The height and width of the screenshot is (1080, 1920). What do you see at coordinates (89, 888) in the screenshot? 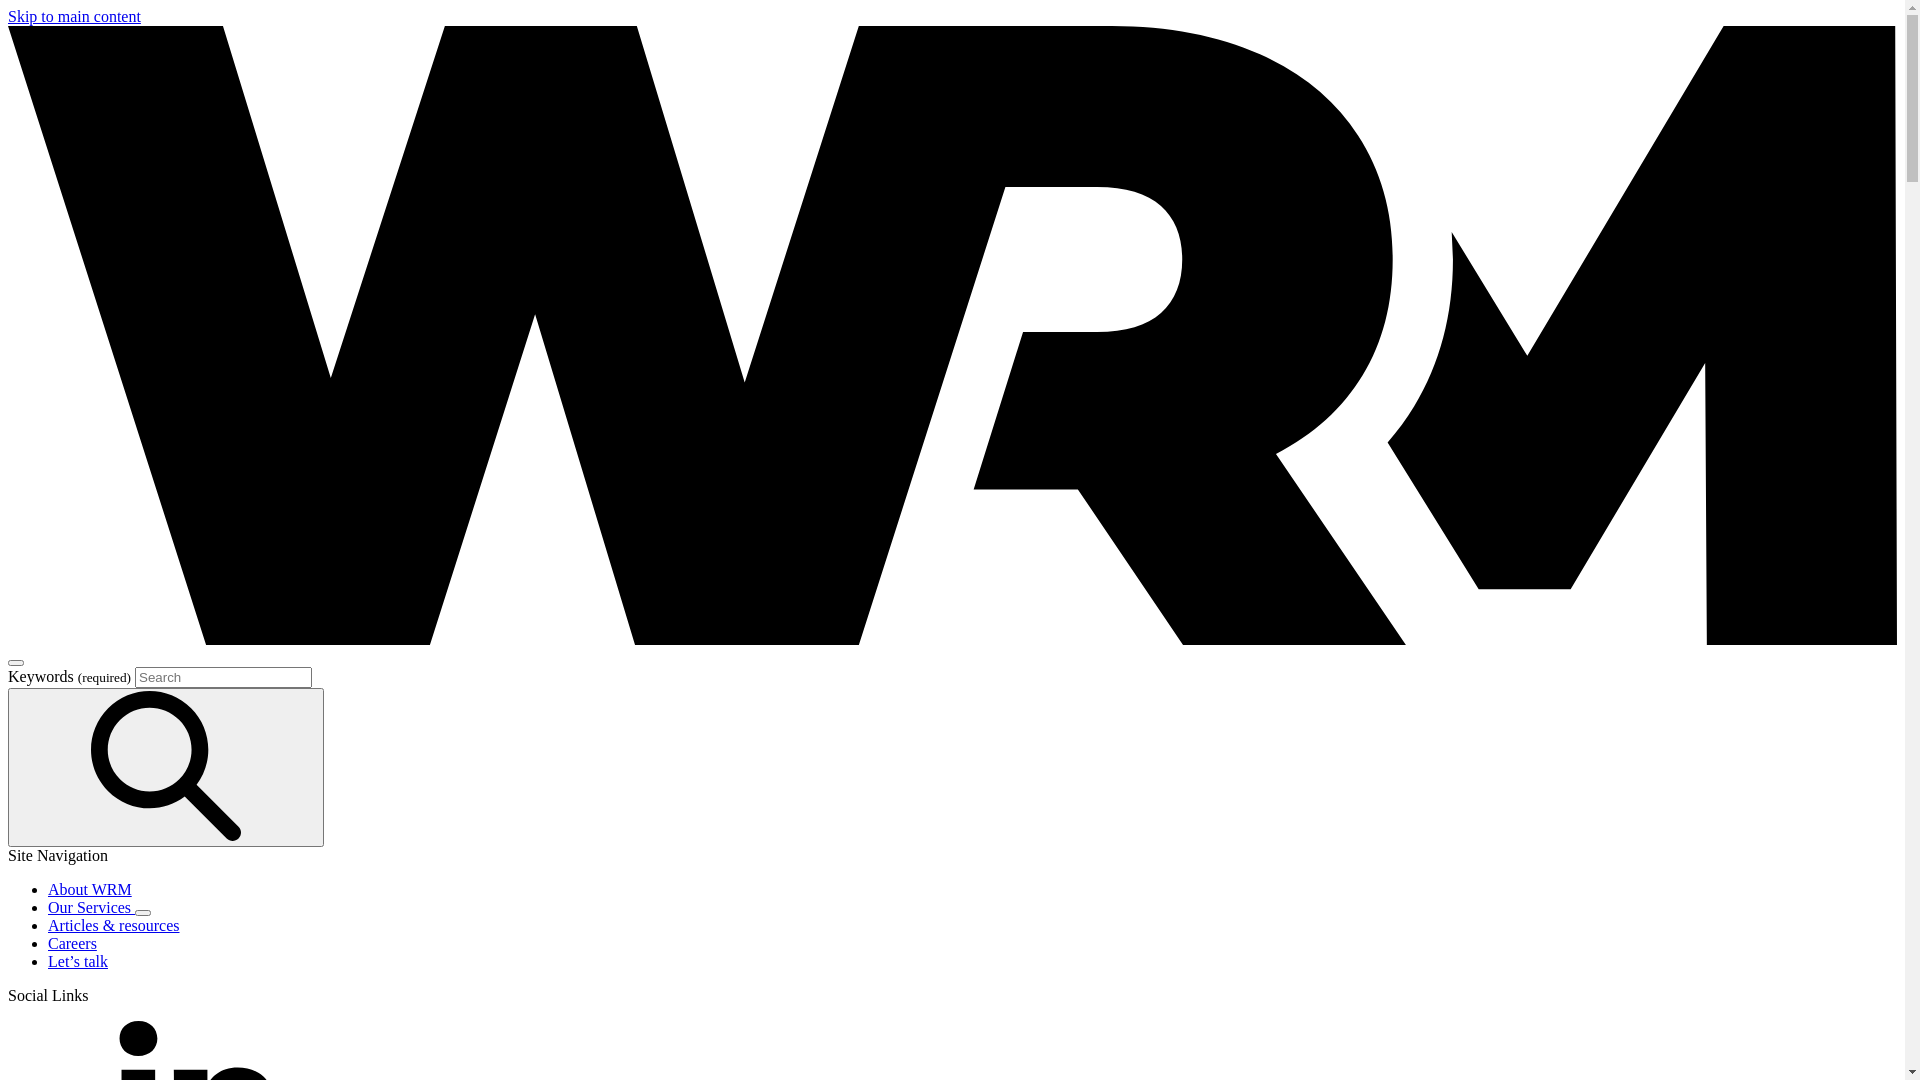
I see `'About WRM'` at bounding box center [89, 888].